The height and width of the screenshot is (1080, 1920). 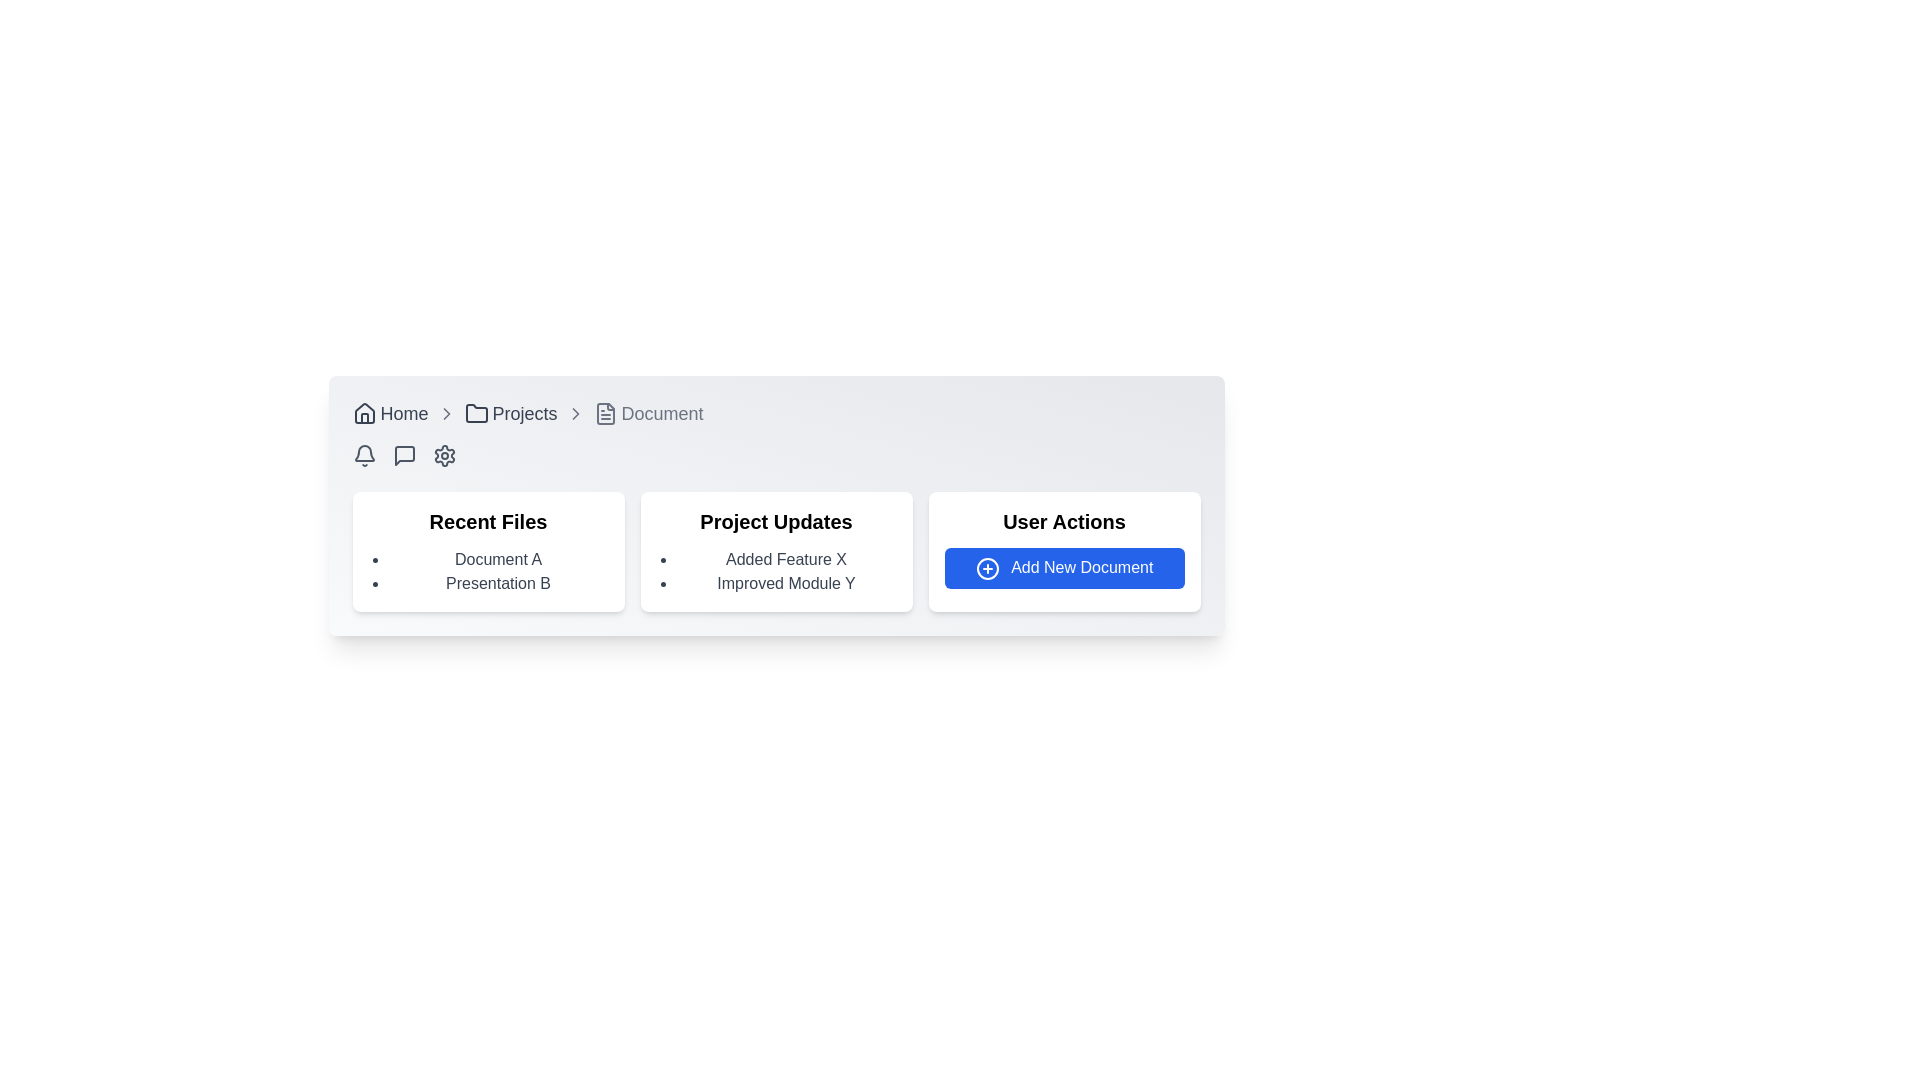 What do you see at coordinates (475, 412) in the screenshot?
I see `the folder icon in the breadcrumb navigation bar, located between the 'Projects' and 'Document' links, to understand the context within the navigation structure` at bounding box center [475, 412].